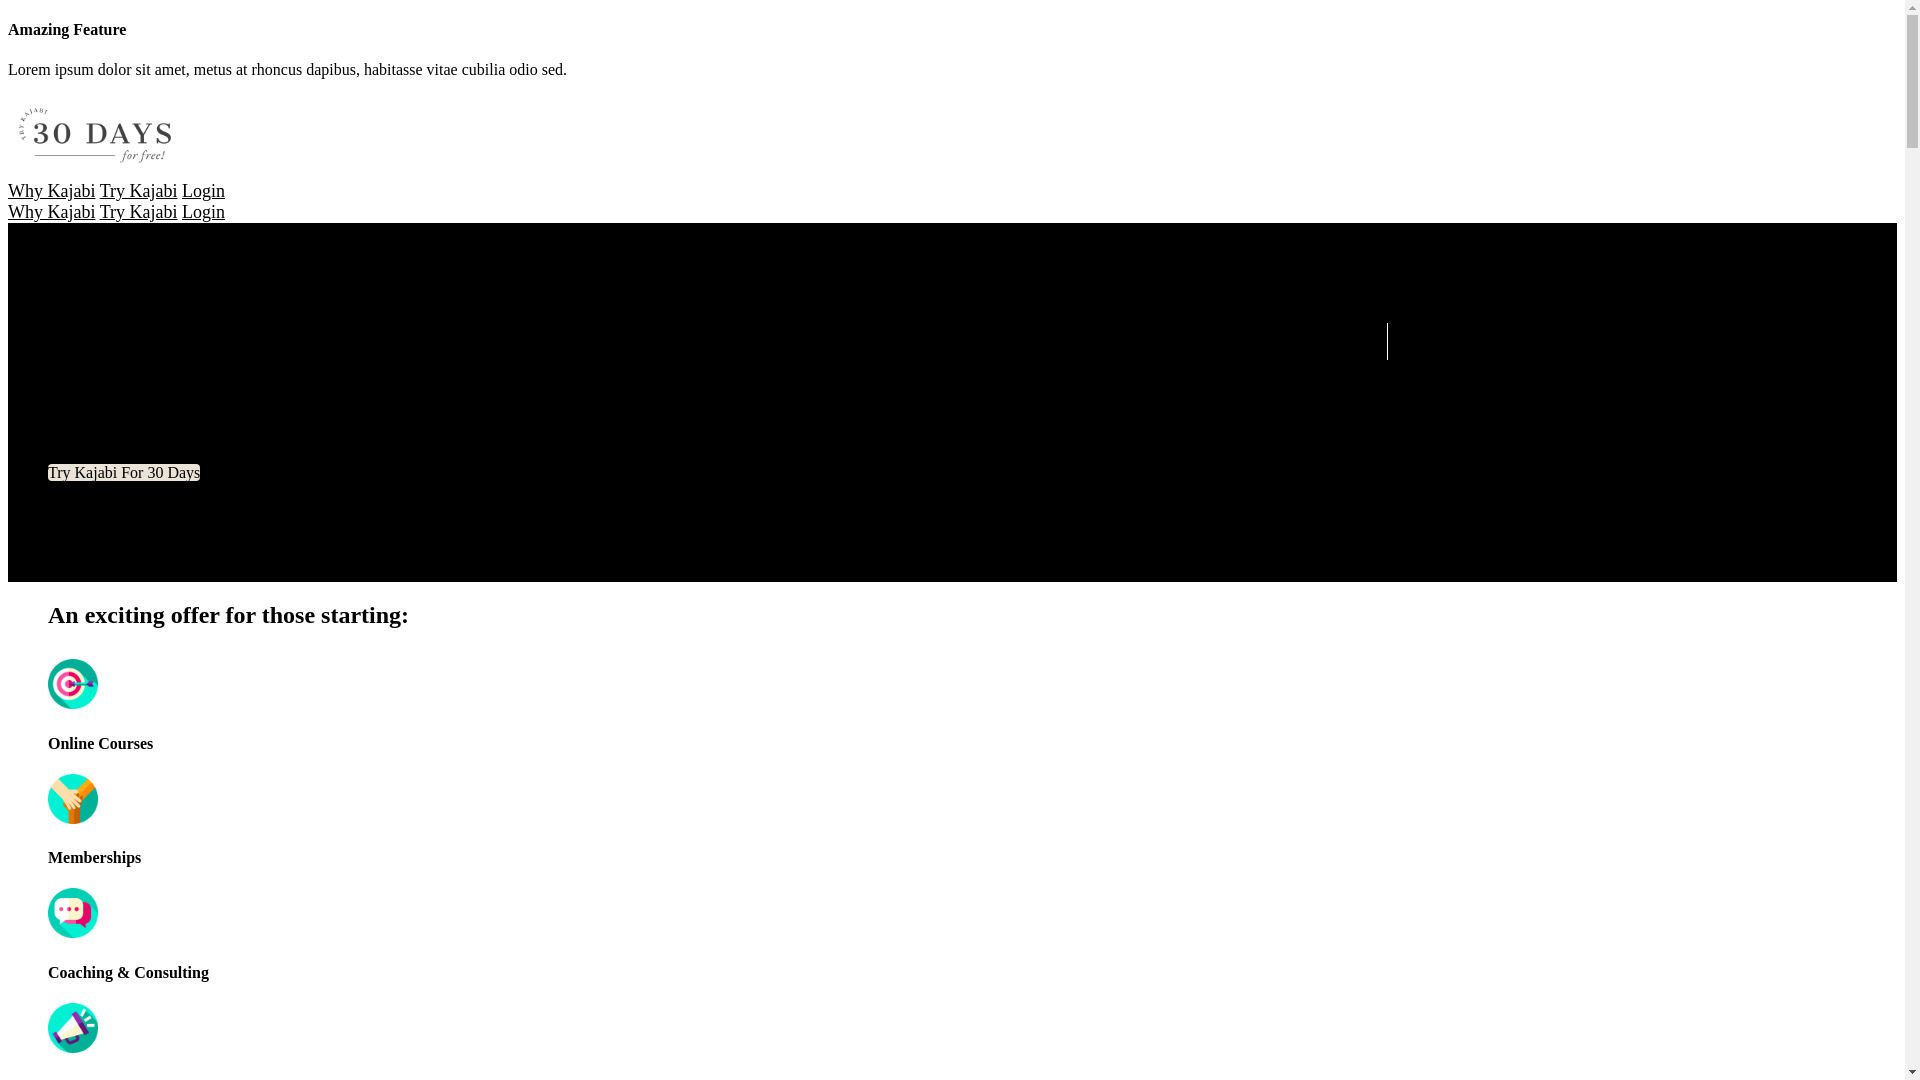 The height and width of the screenshot is (1080, 1920). I want to click on 'Why Kajabi', so click(51, 212).